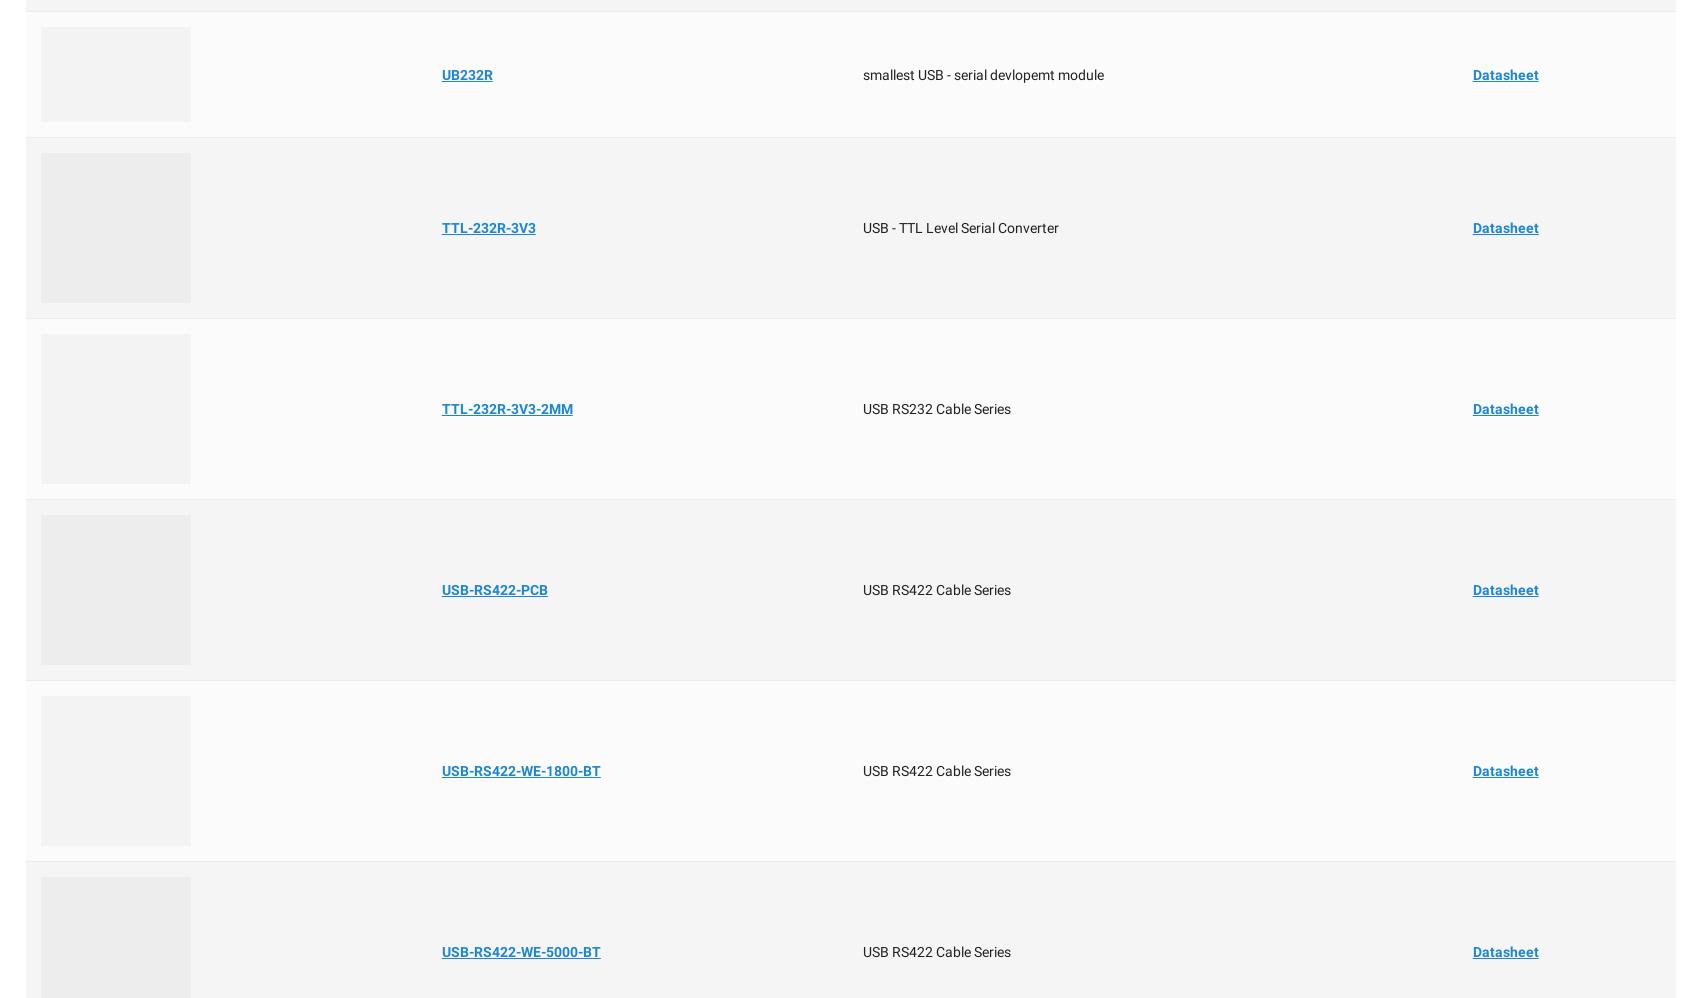  Describe the element at coordinates (439, 72) in the screenshot. I see `'UB232R'` at that location.